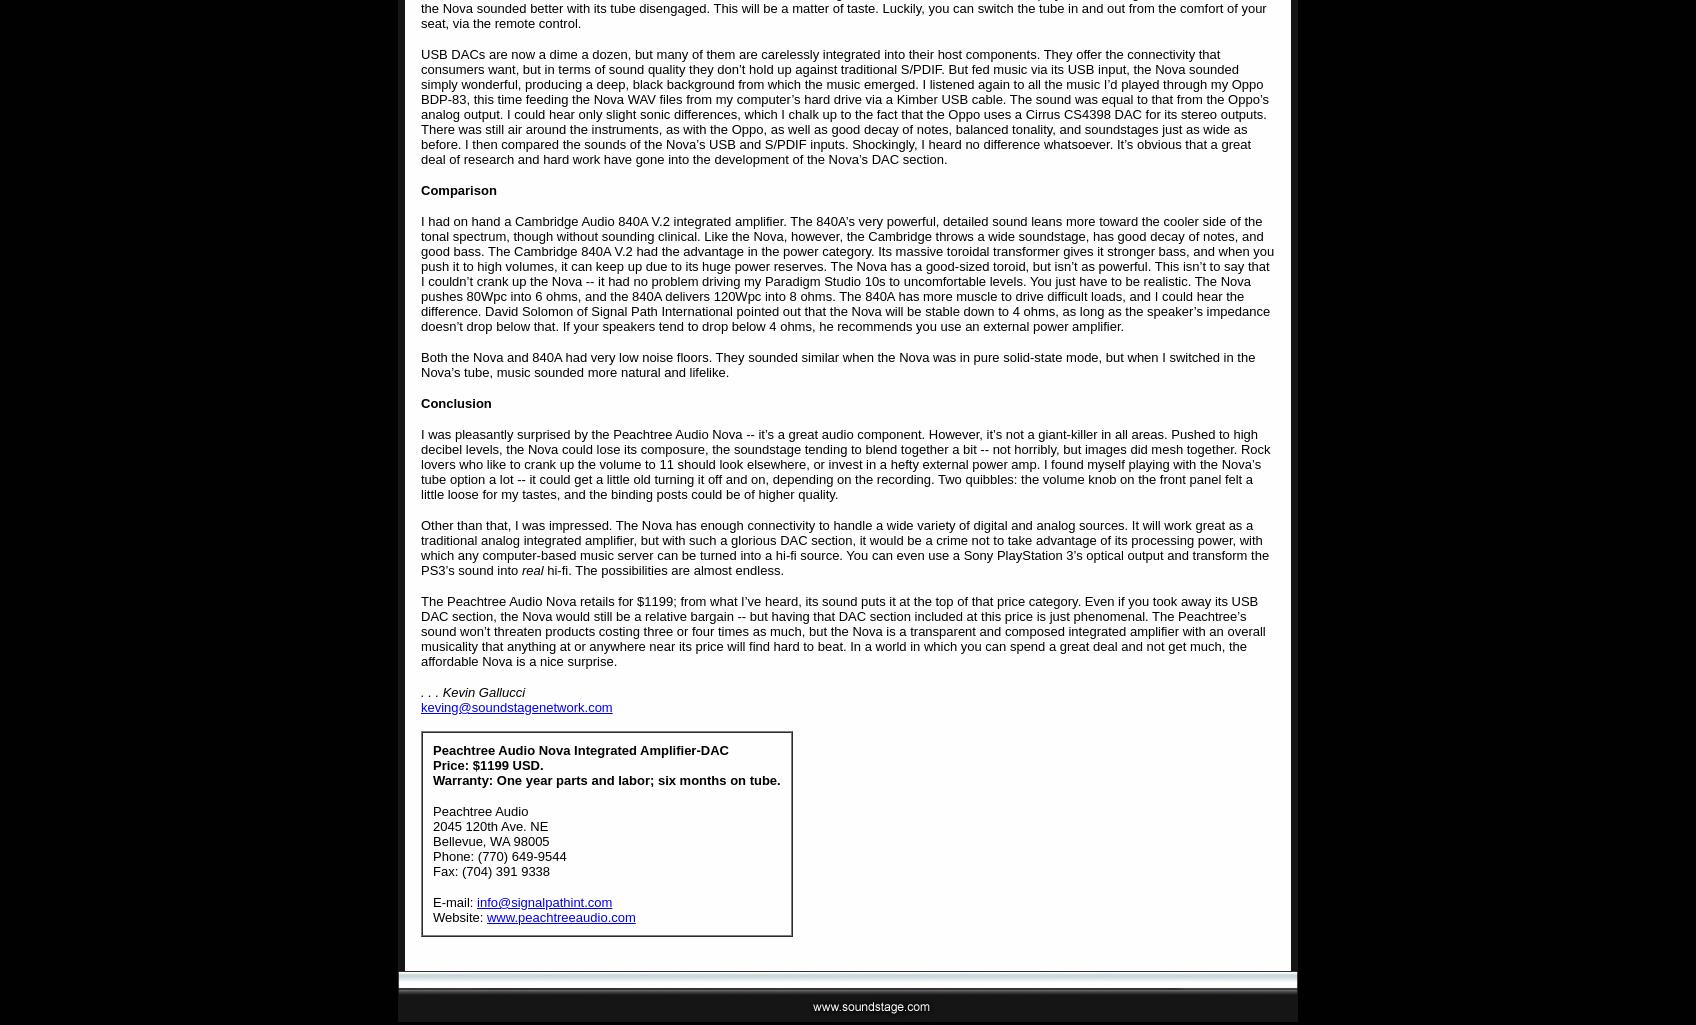 Image resolution: width=1696 pixels, height=1025 pixels. Describe the element at coordinates (456, 403) in the screenshot. I see `'Conclusion'` at that location.